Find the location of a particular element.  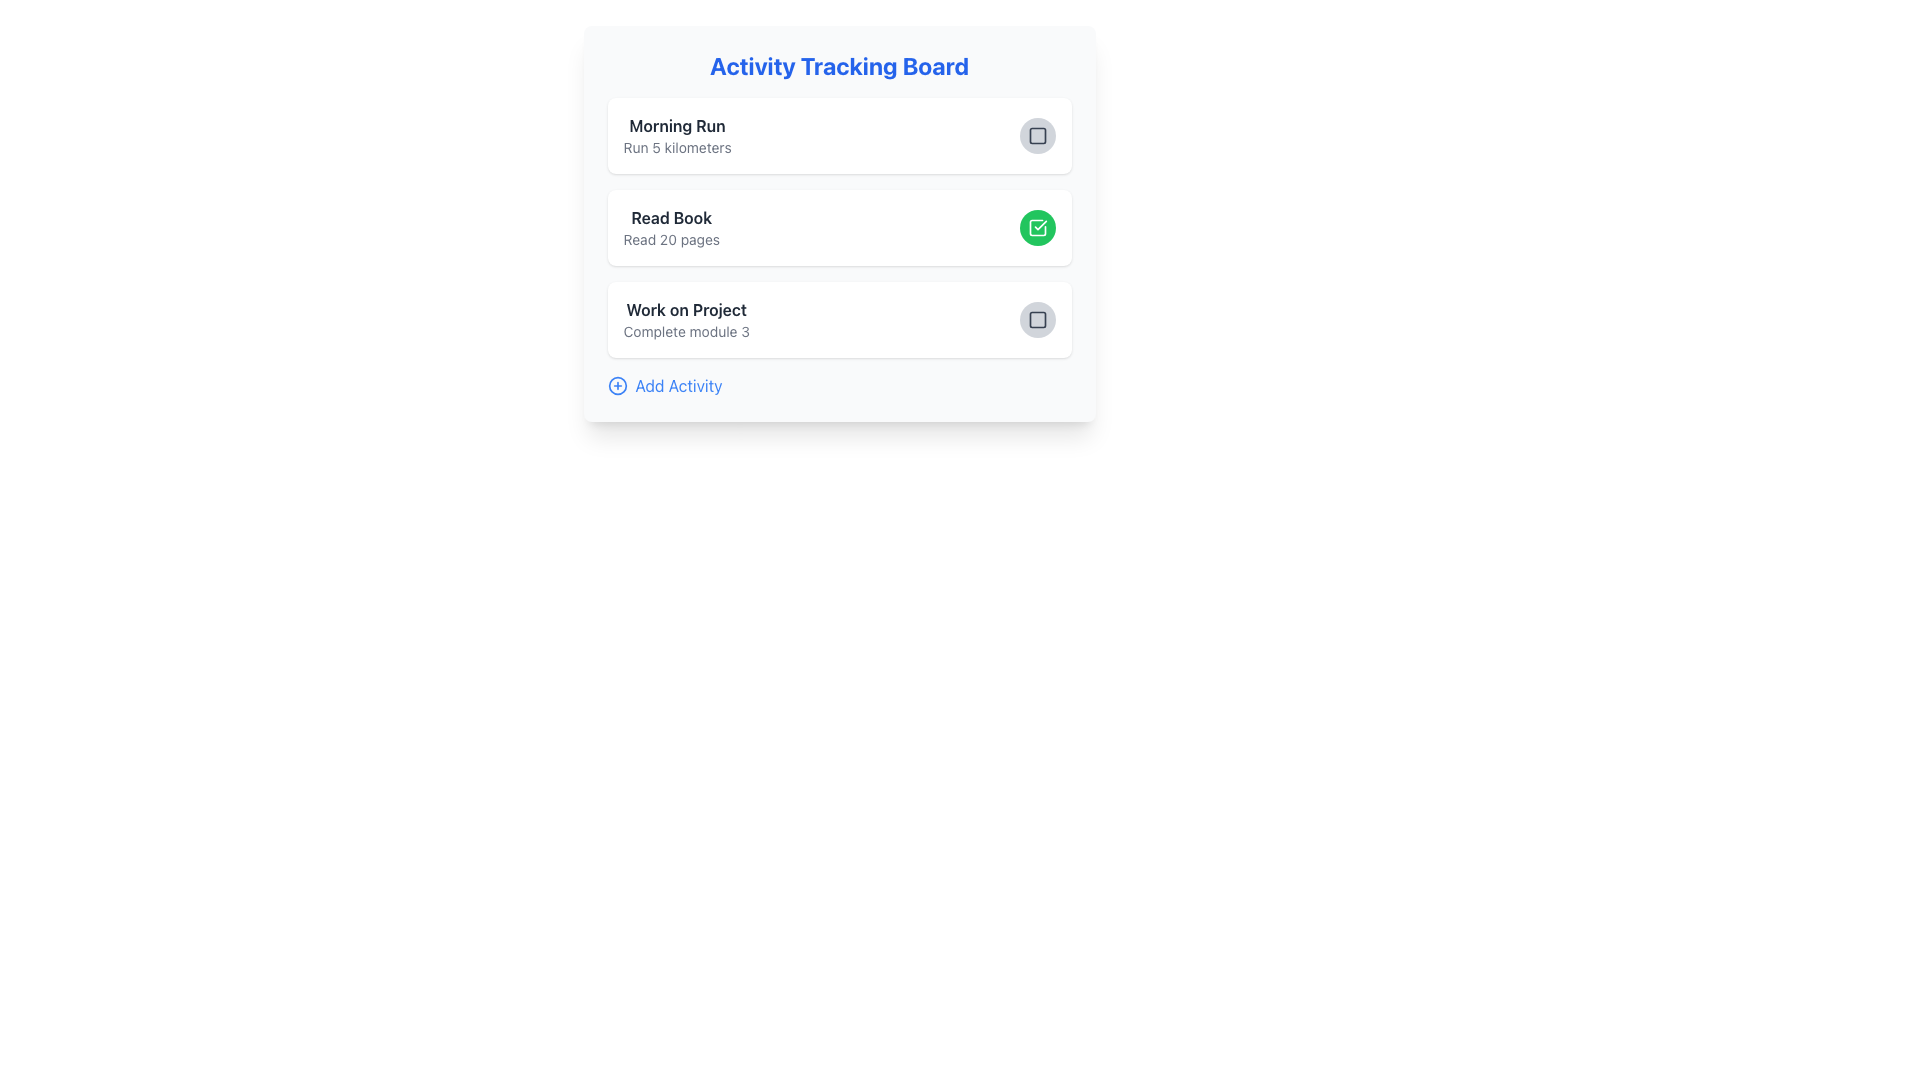

the centered textual heading 'Activity Tracking Board' which is styled with bold, large, blue text, located at the top of the interface is located at coordinates (839, 64).